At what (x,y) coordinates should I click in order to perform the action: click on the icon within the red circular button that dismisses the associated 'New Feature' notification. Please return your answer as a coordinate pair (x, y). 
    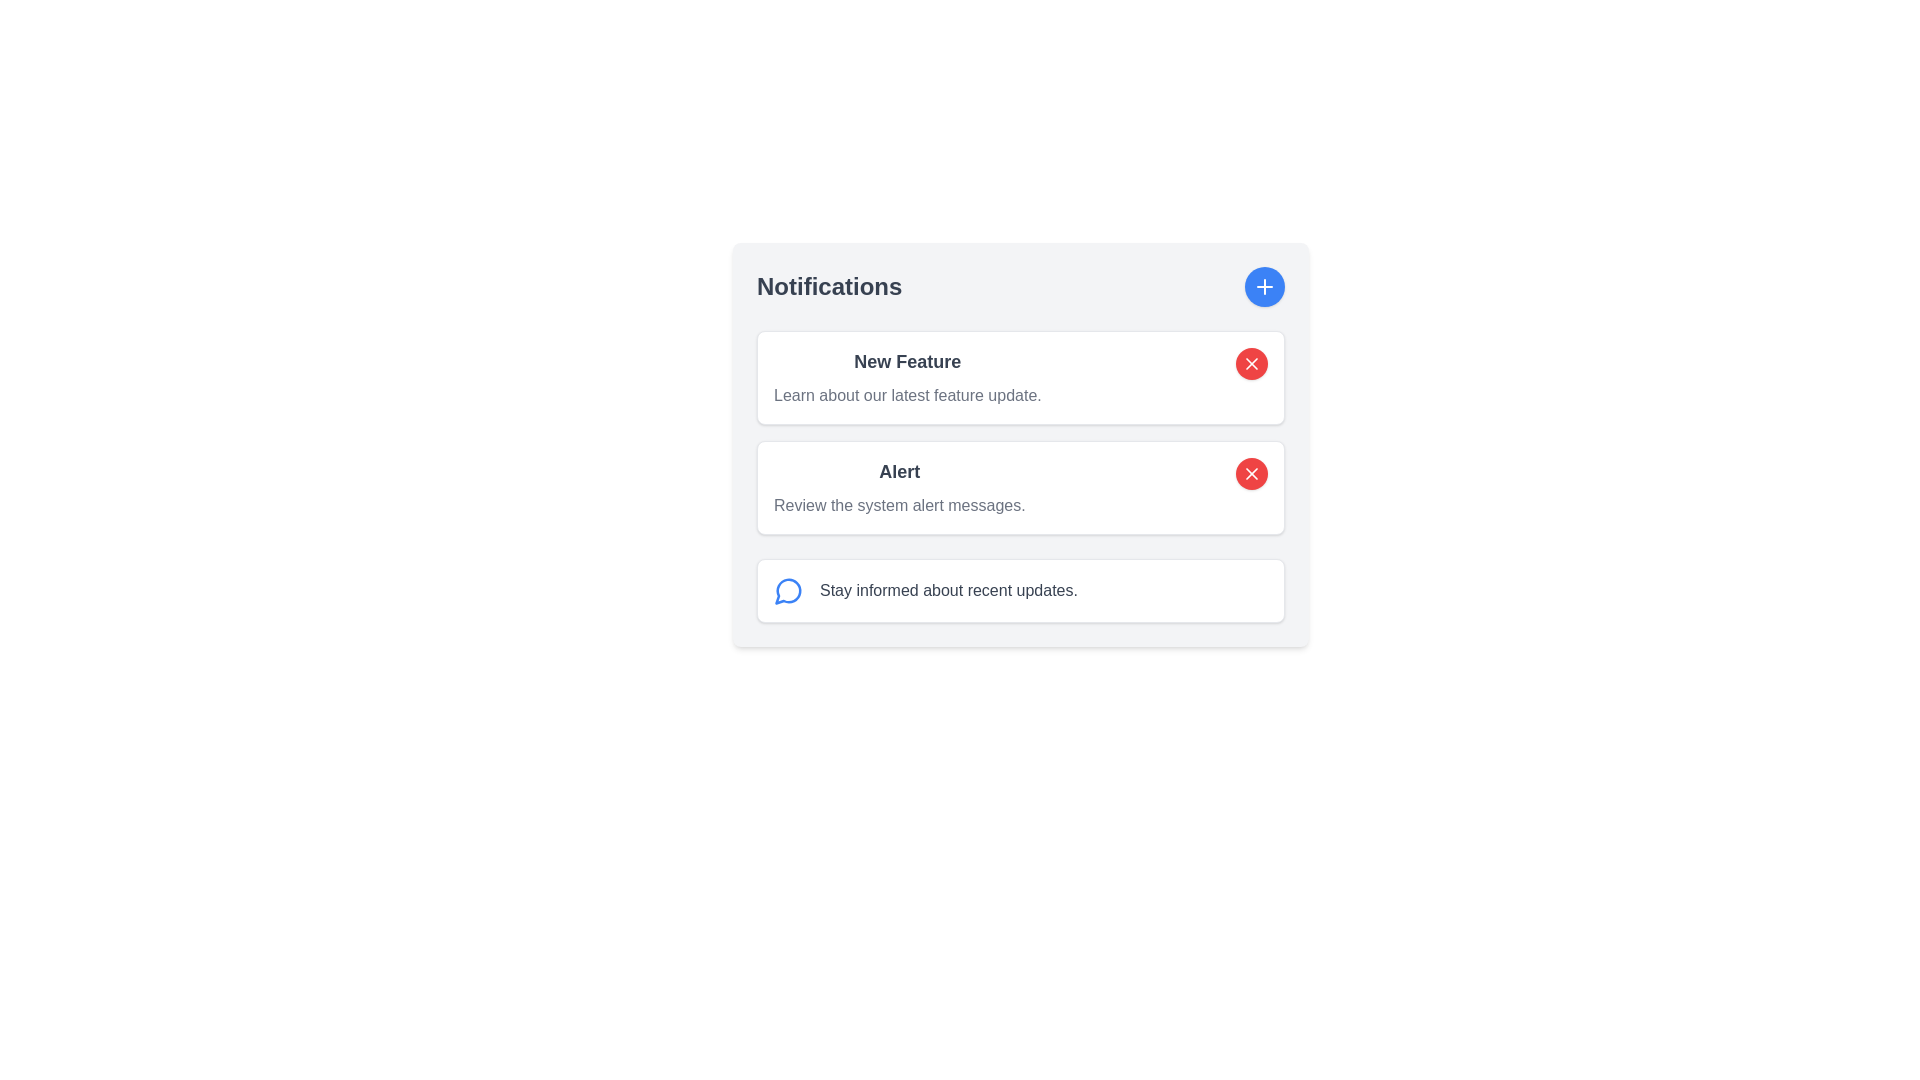
    Looking at the image, I should click on (1251, 363).